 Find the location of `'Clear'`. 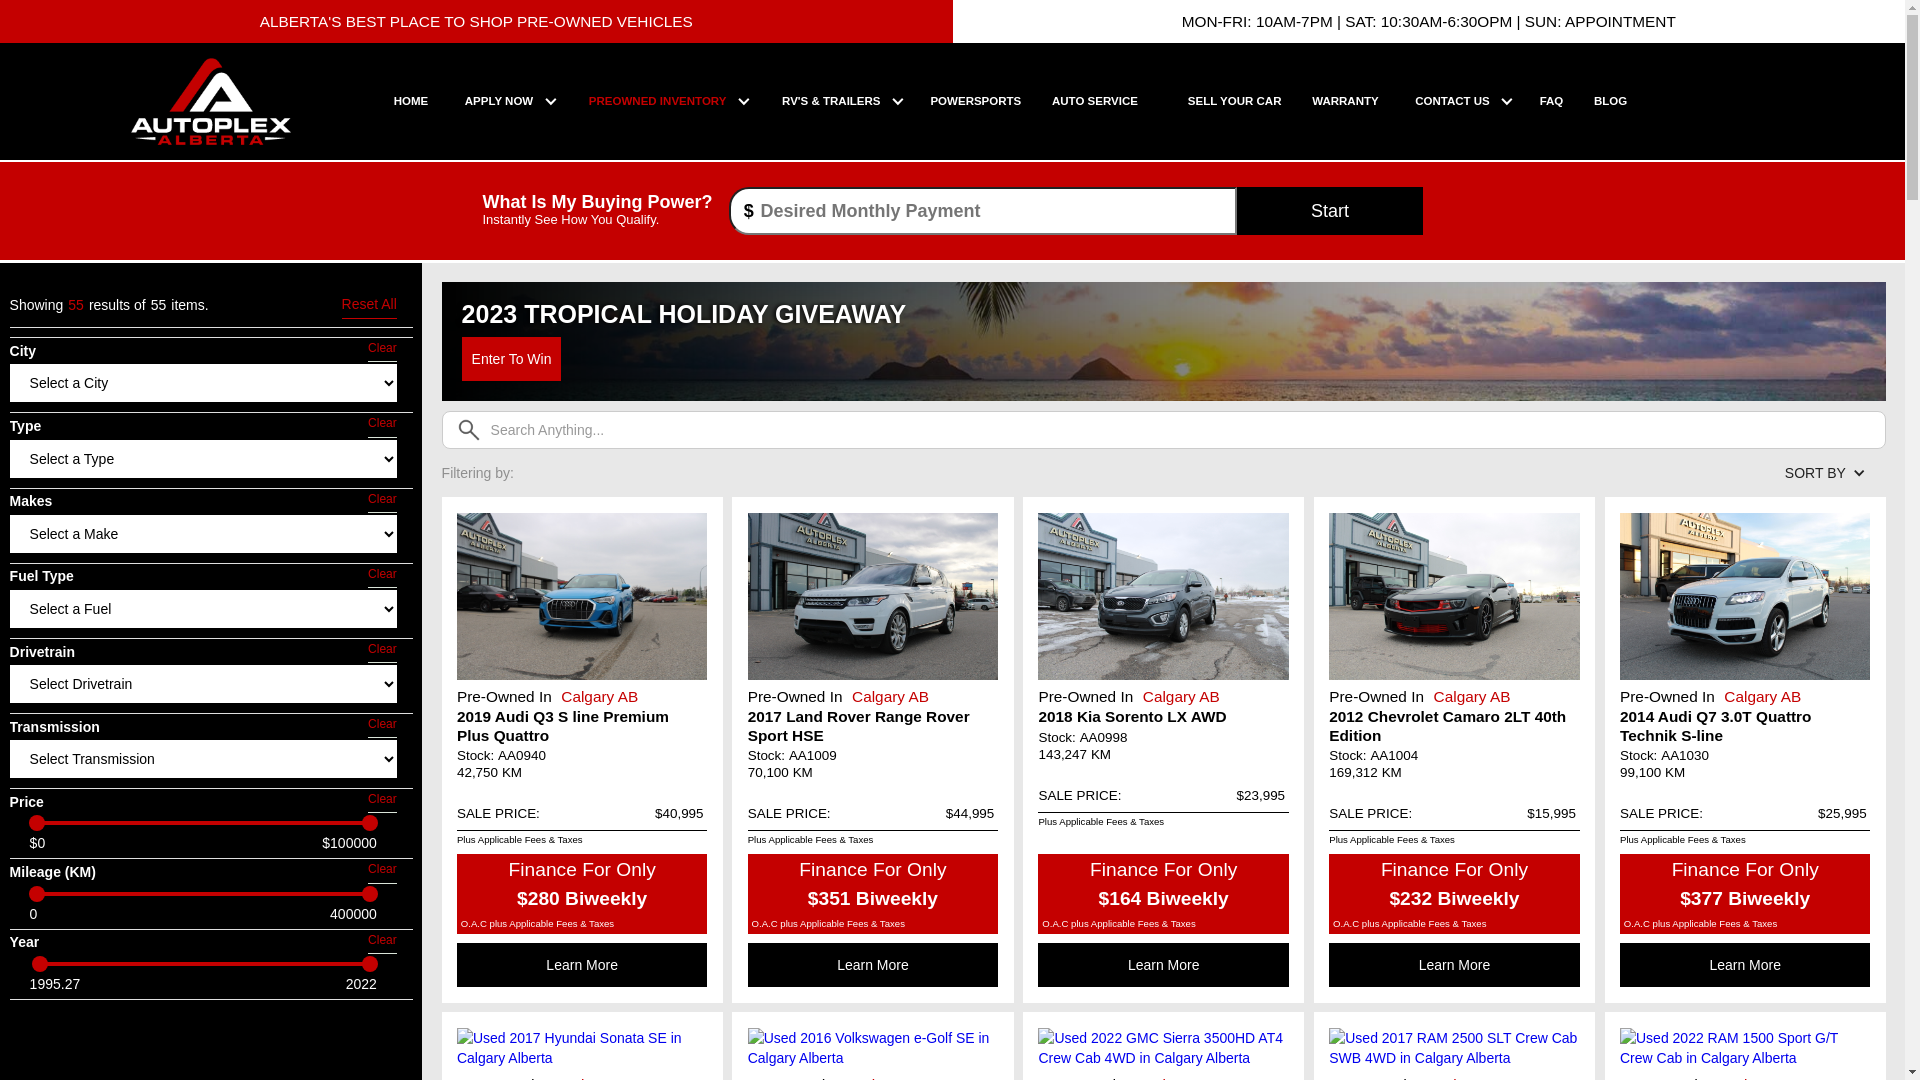

'Clear' is located at coordinates (382, 870).